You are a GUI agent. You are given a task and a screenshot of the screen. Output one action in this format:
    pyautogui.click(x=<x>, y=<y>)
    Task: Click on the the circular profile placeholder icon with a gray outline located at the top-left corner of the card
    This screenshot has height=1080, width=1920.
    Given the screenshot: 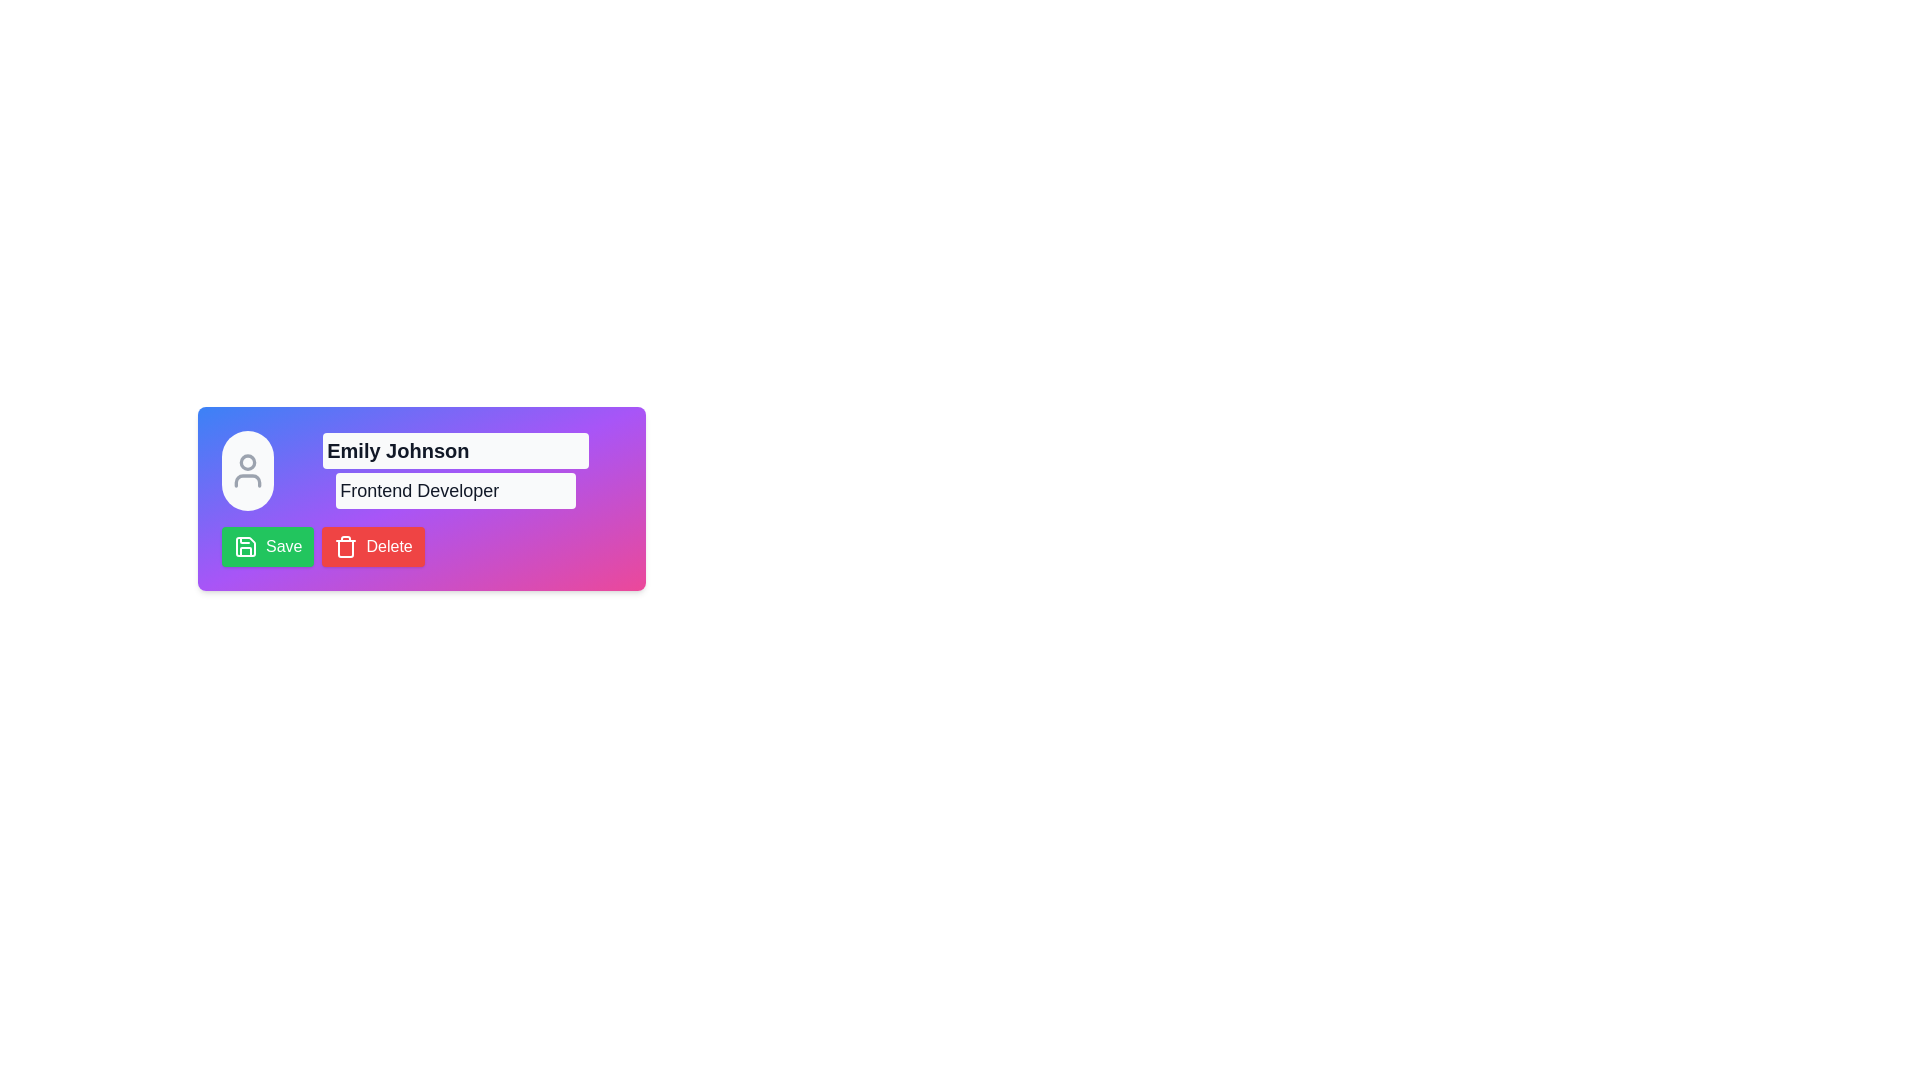 What is the action you would take?
    pyautogui.click(x=247, y=470)
    